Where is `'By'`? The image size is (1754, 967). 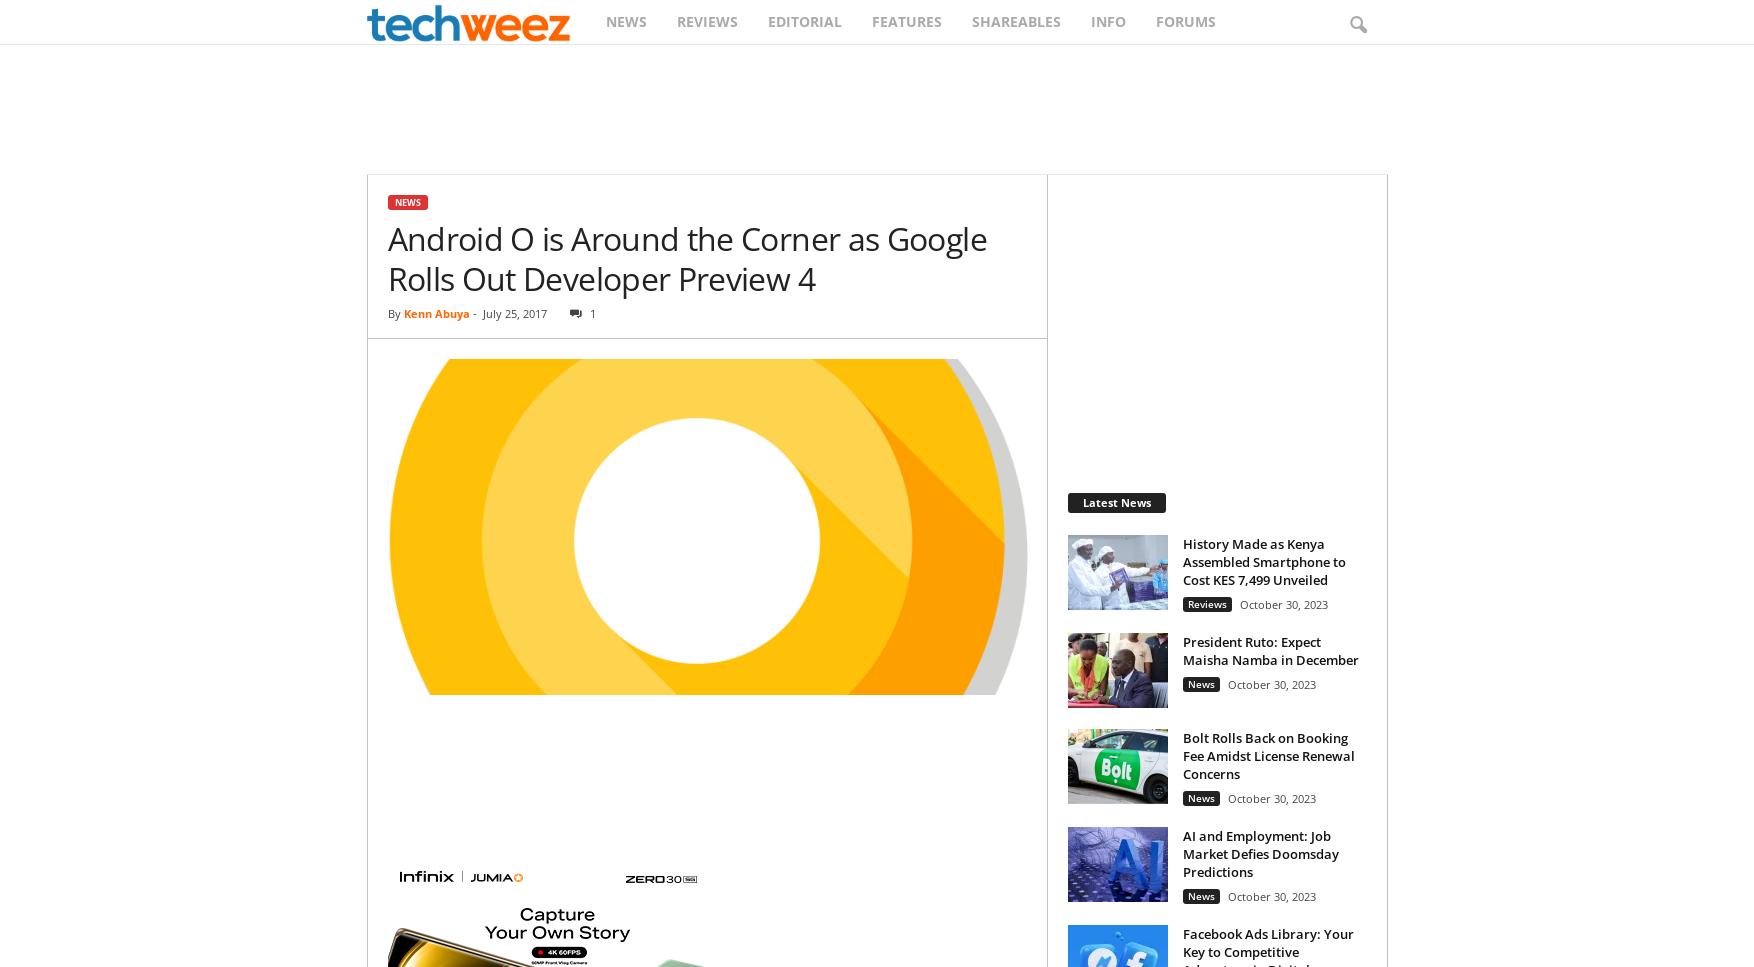
'By' is located at coordinates (393, 313).